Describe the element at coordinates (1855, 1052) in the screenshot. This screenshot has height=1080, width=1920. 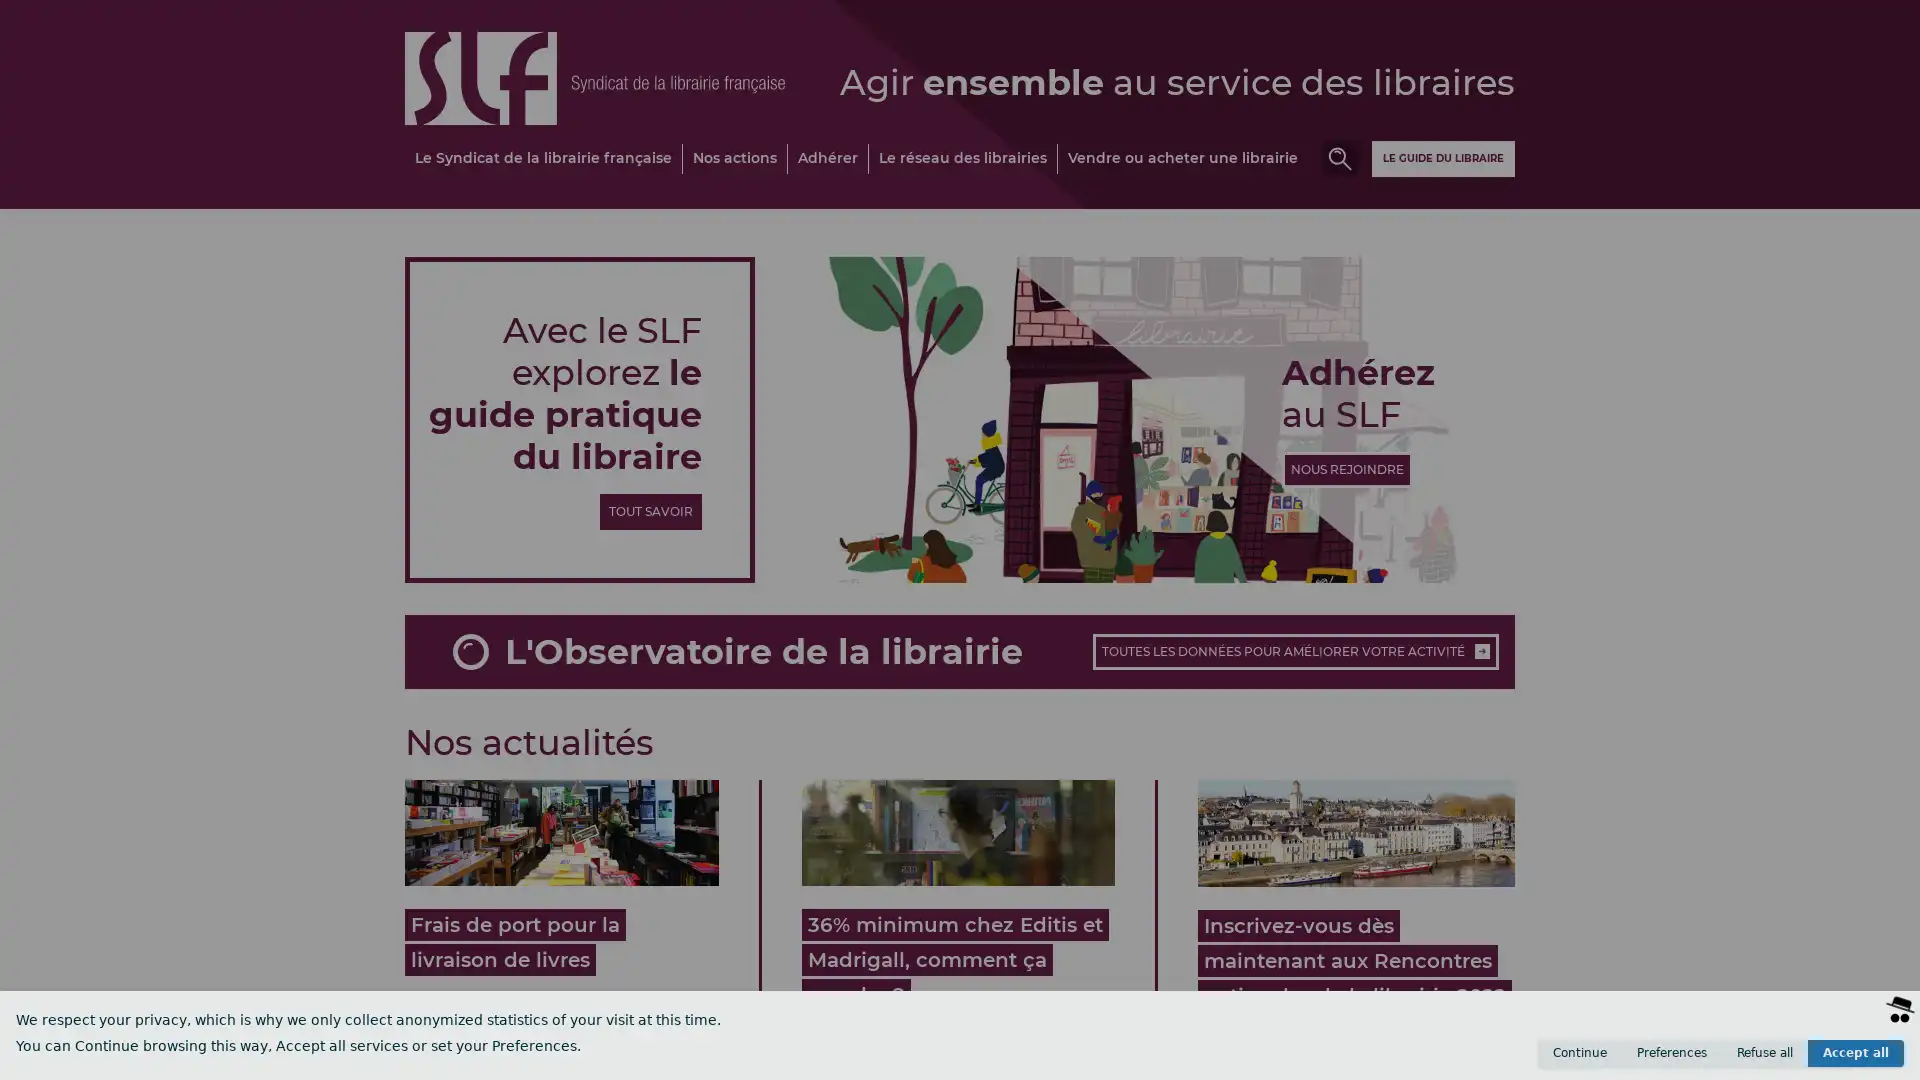
I see `Accept all` at that location.